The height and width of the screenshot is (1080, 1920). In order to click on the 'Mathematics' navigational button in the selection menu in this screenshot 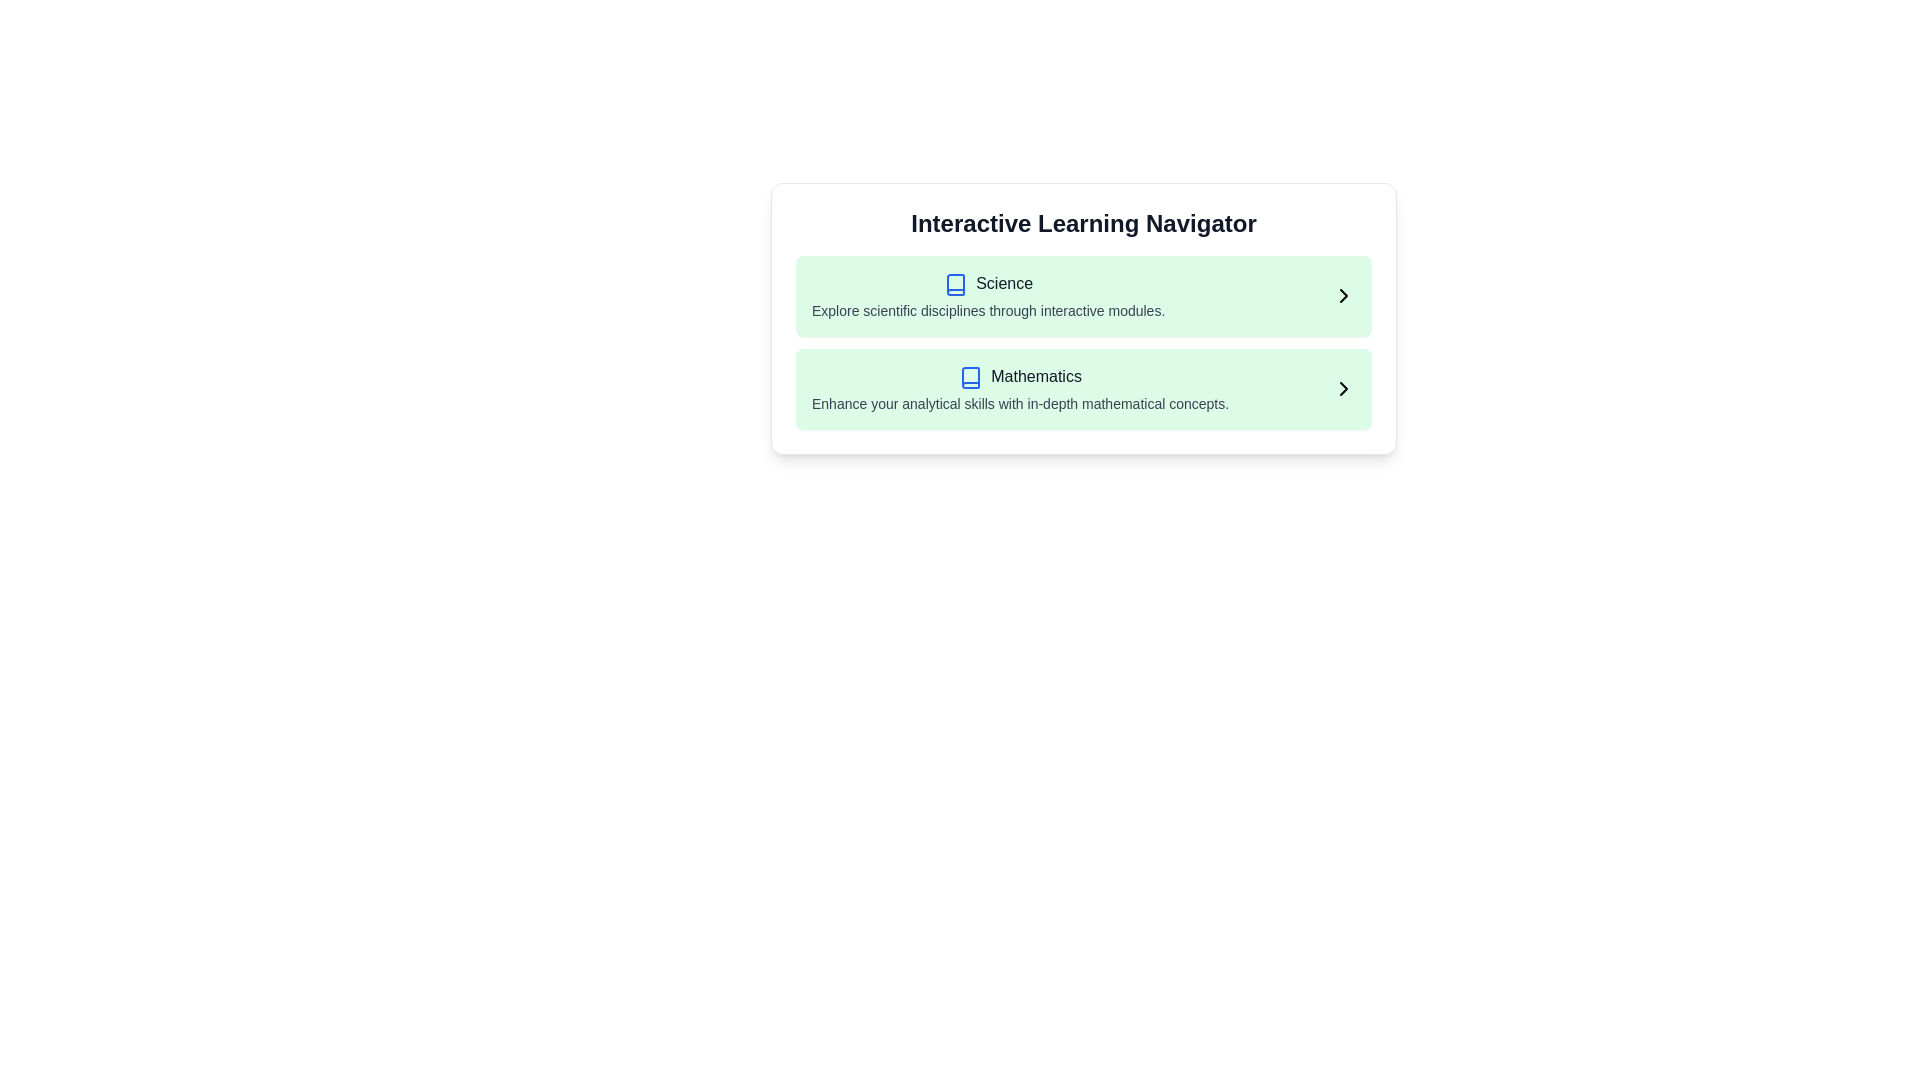, I will do `click(1083, 389)`.